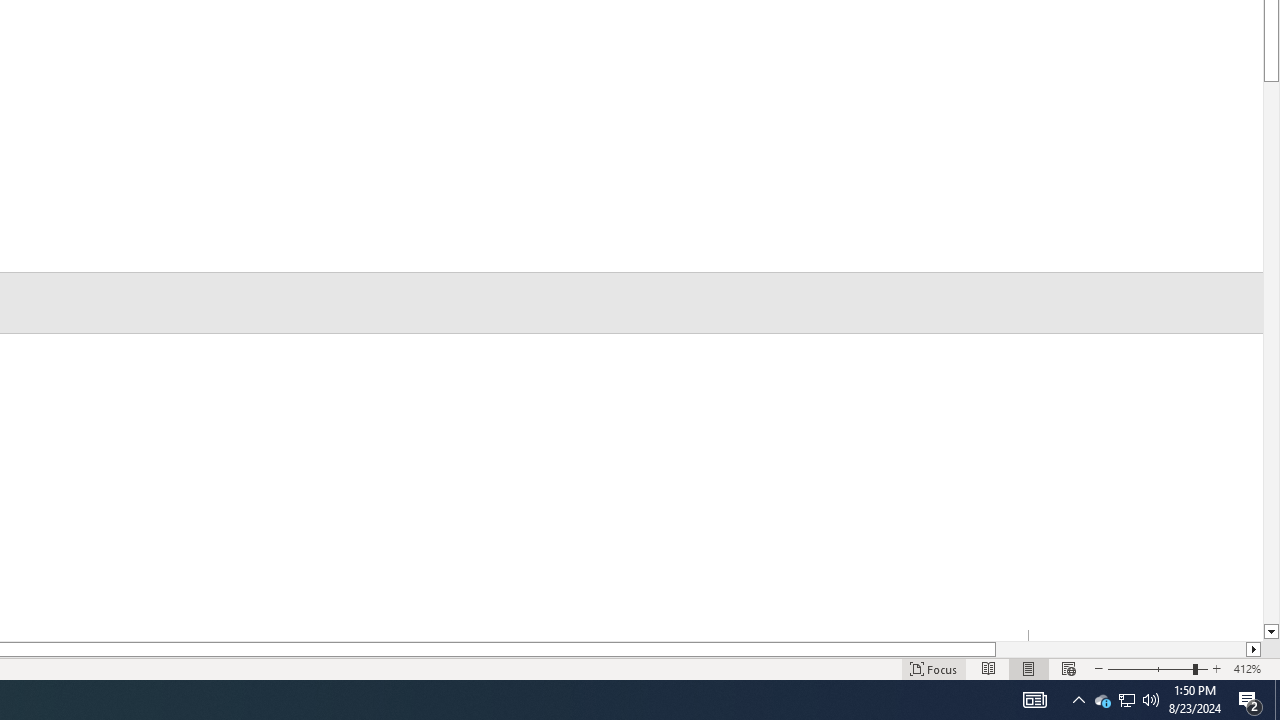 The image size is (1280, 720). What do you see at coordinates (1270, 632) in the screenshot?
I see `'Line down'` at bounding box center [1270, 632].